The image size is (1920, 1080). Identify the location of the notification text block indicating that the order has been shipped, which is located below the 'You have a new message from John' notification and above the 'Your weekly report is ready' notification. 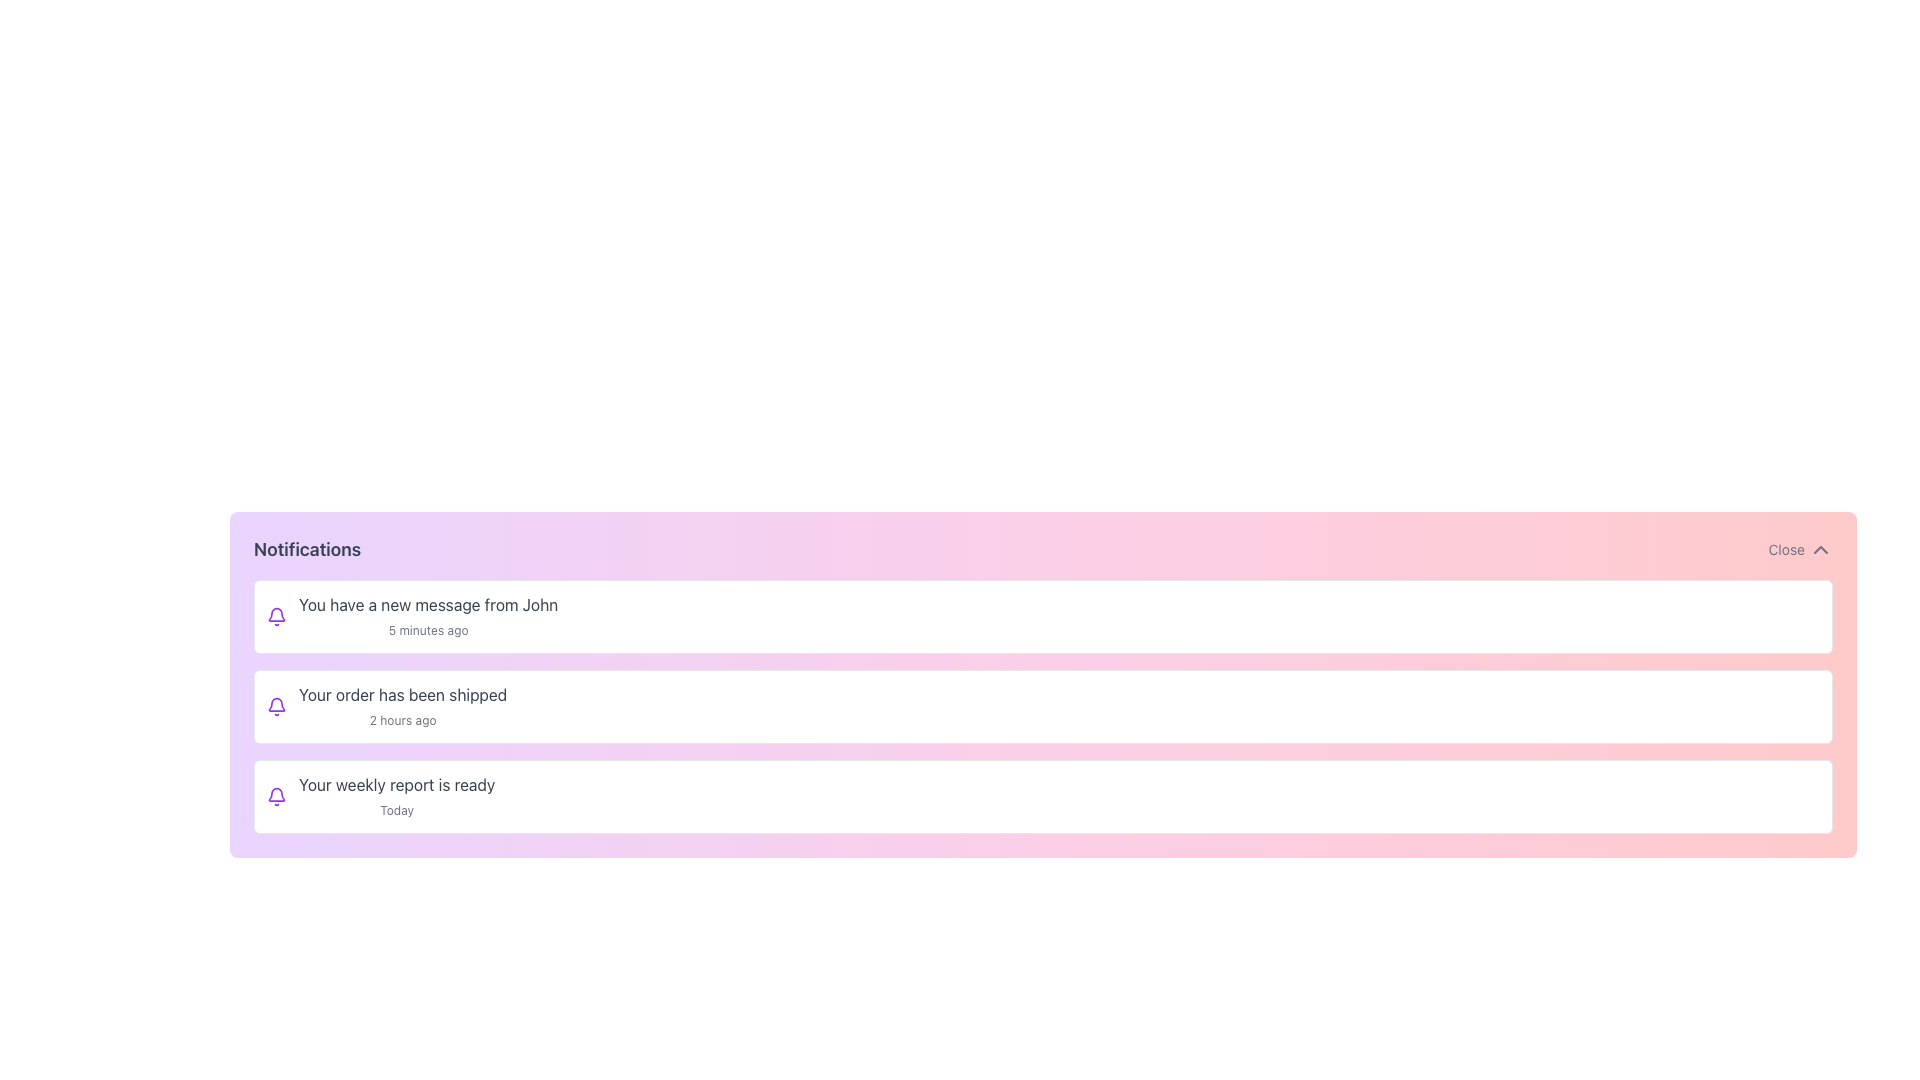
(402, 705).